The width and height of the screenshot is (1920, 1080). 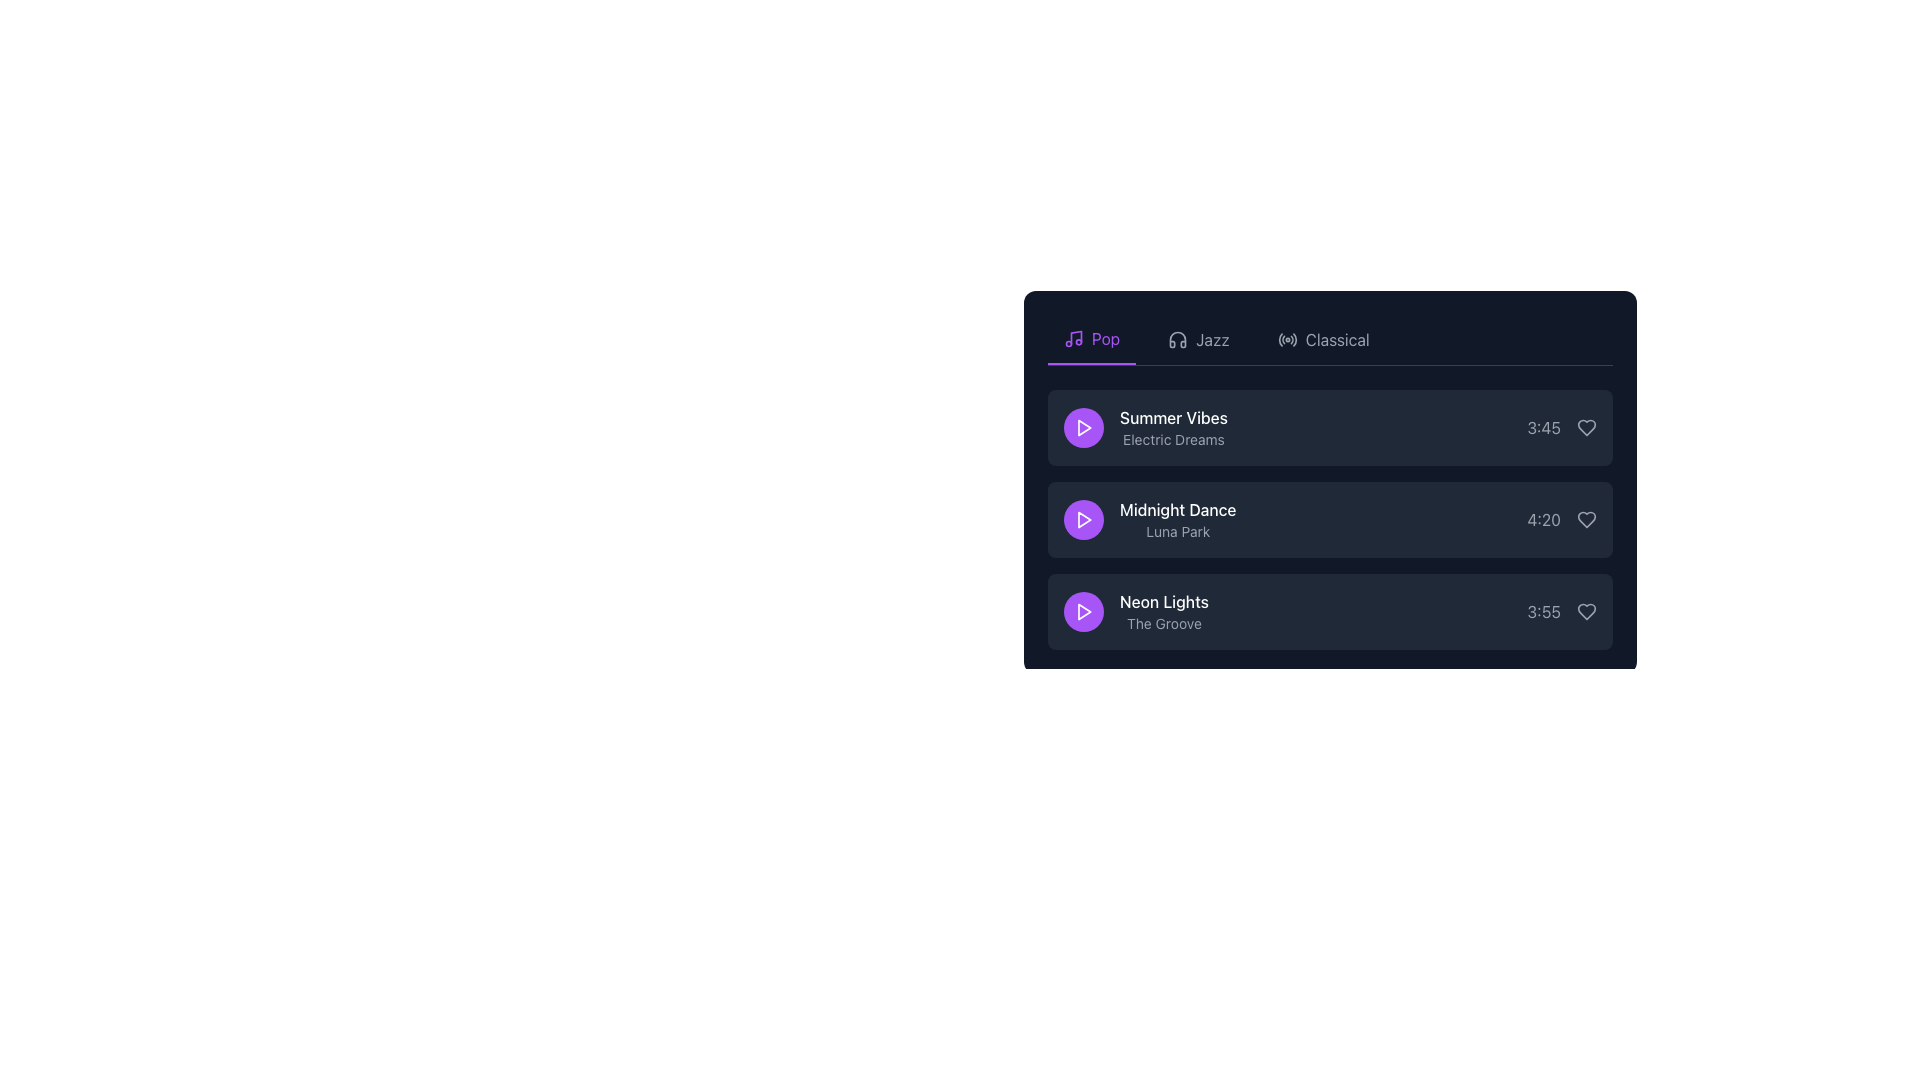 I want to click on the text display element showing 'Neon Lights' and 'The Groove', which is located in the third row of the music tracks panel, so click(x=1136, y=611).